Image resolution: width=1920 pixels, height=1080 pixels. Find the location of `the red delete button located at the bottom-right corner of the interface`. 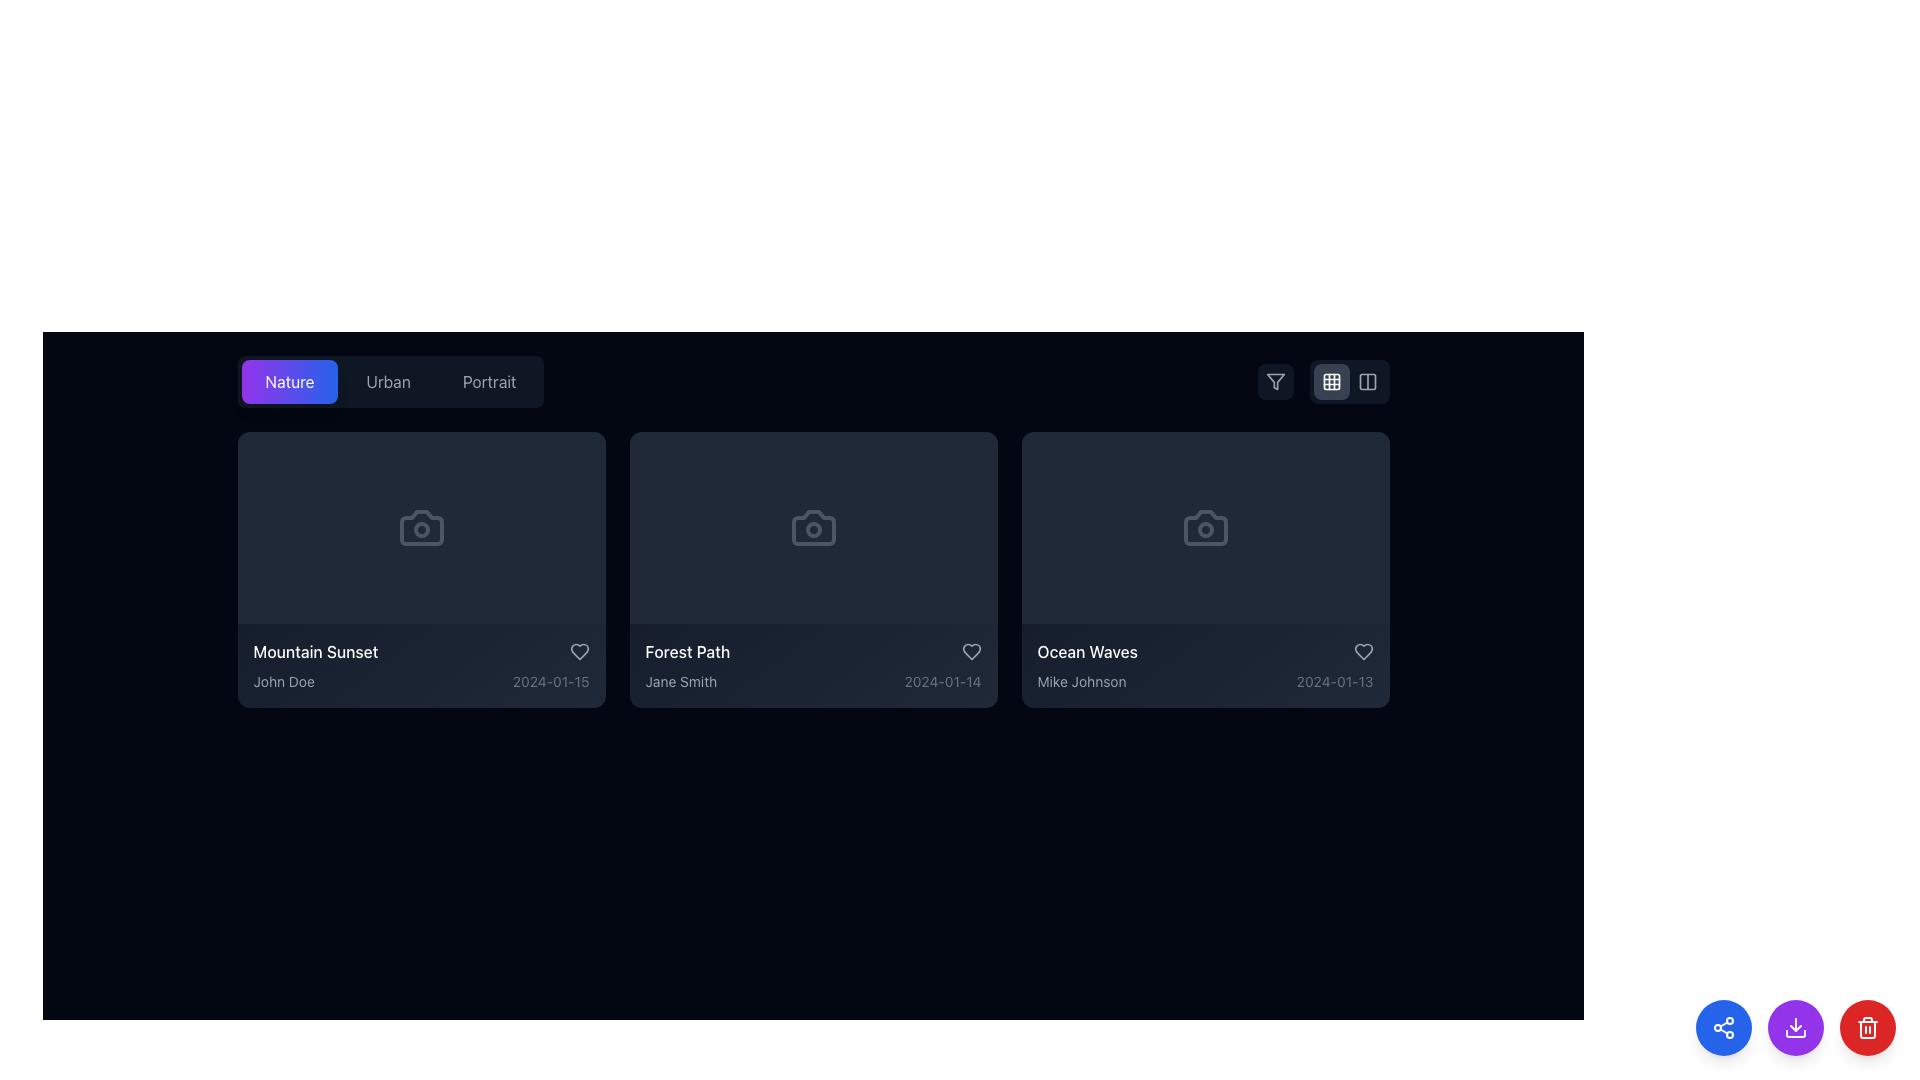

the red delete button located at the bottom-right corner of the interface is located at coordinates (1866, 1028).